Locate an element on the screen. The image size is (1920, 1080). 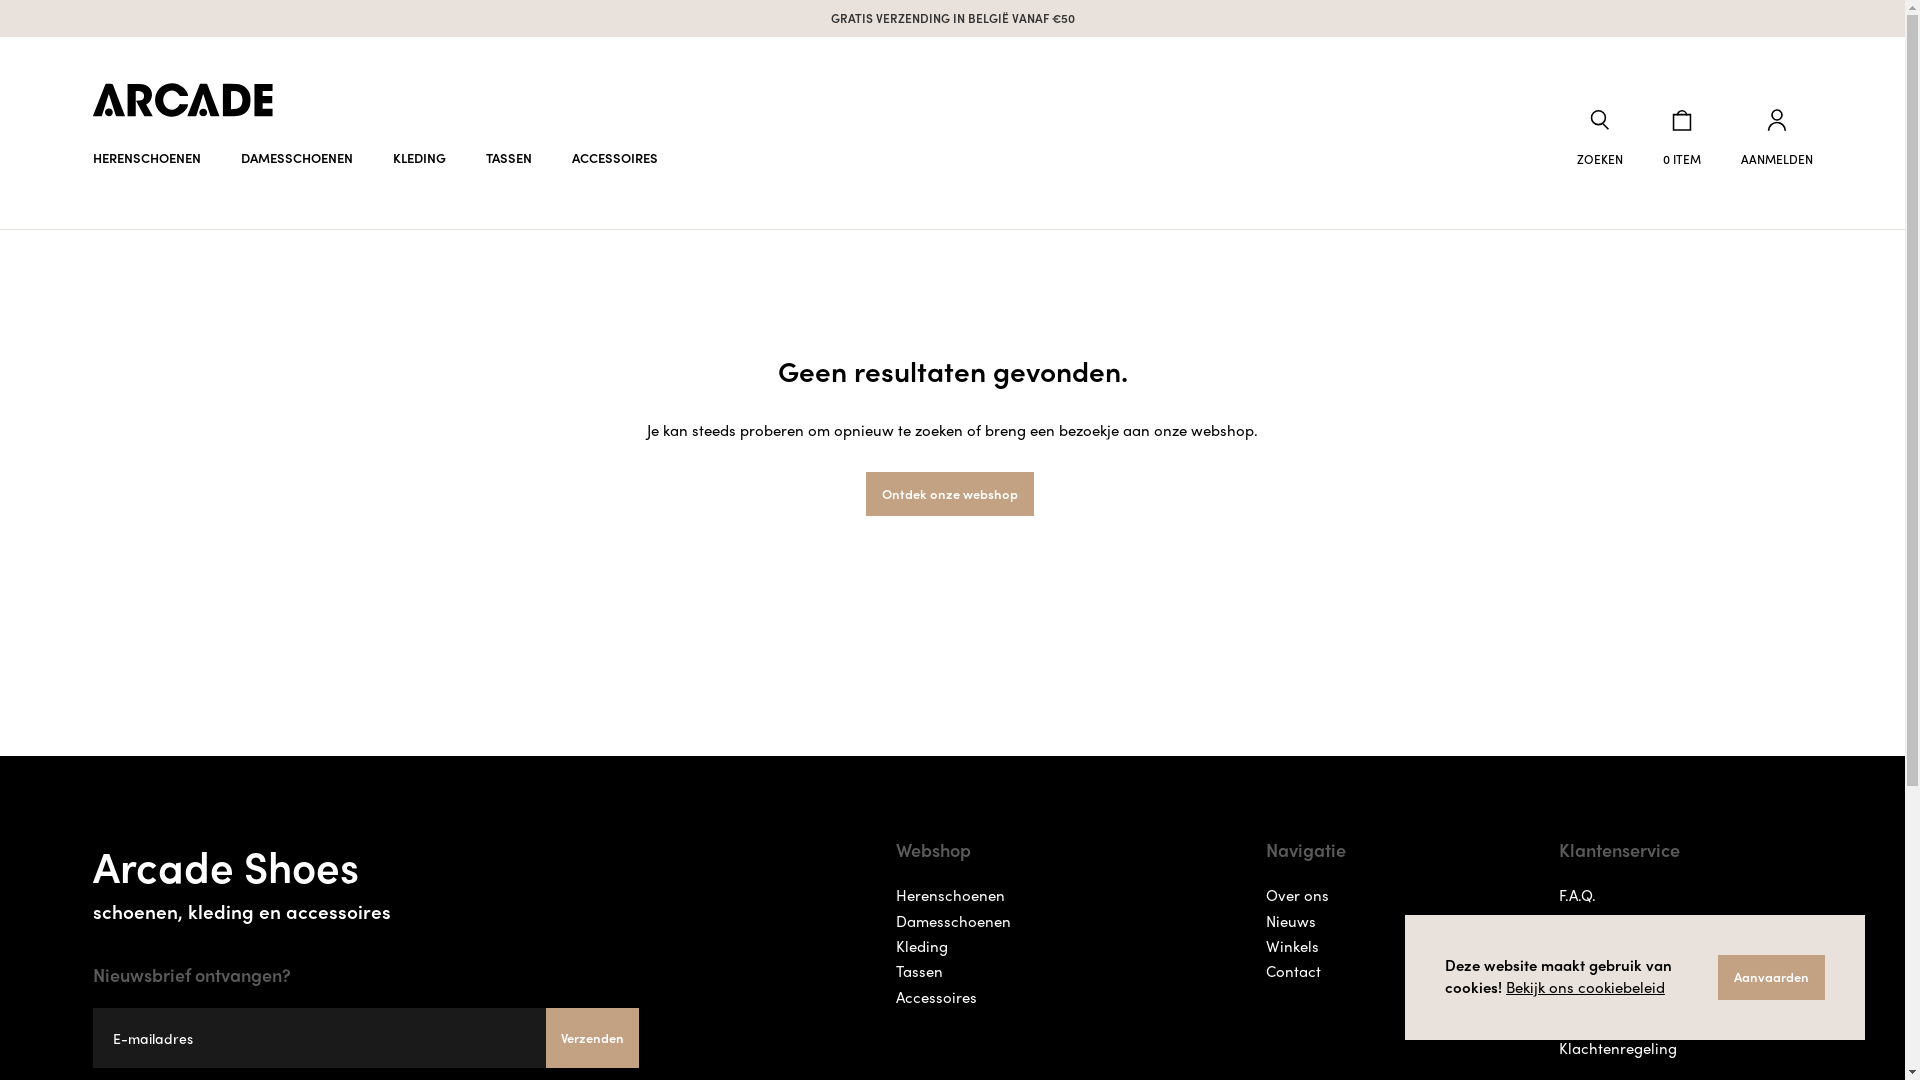
'KLEDING' is located at coordinates (417, 156).